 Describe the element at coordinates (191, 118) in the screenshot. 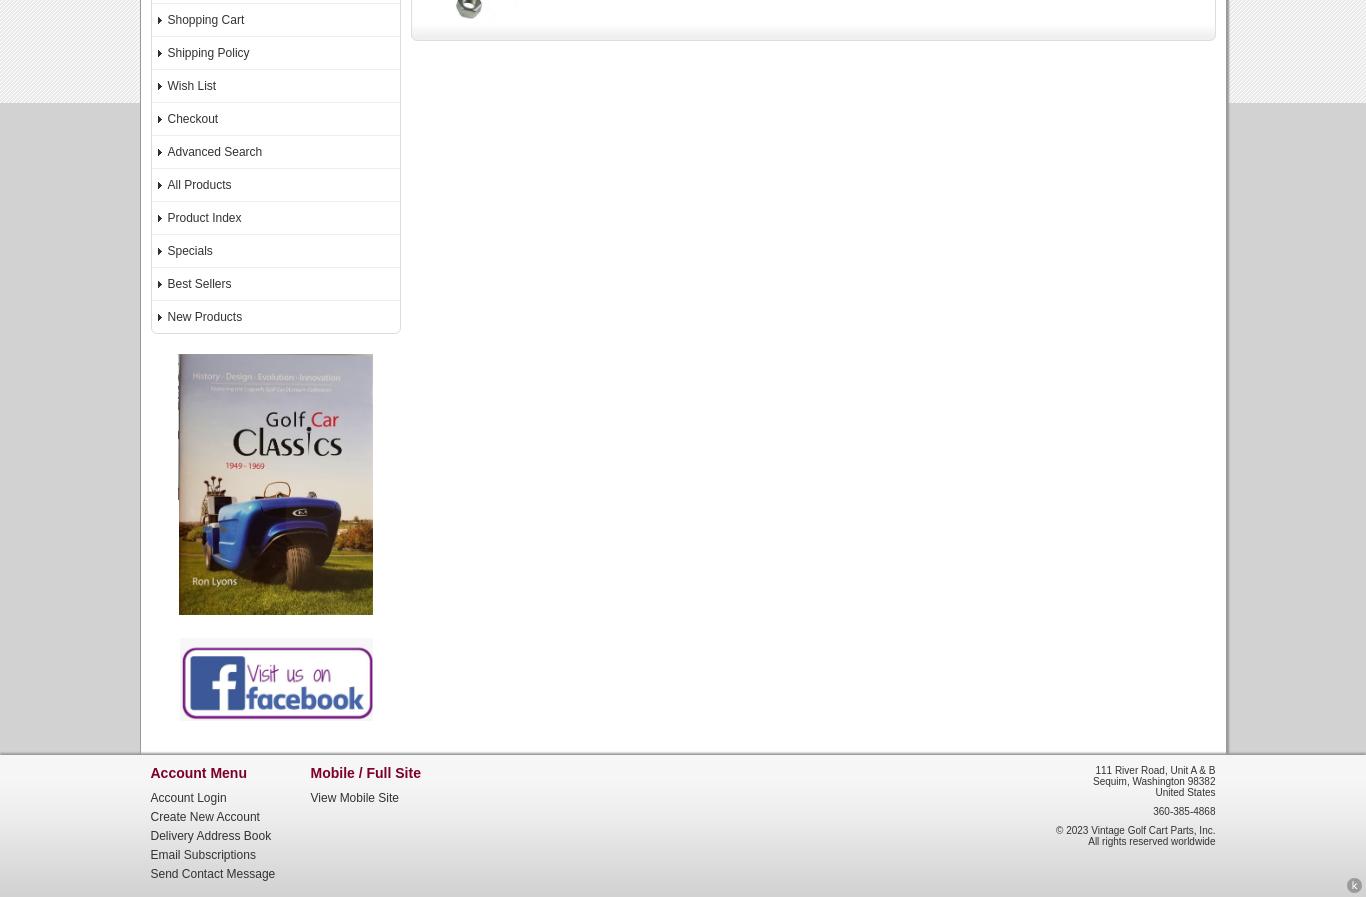

I see `'Checkout'` at that location.